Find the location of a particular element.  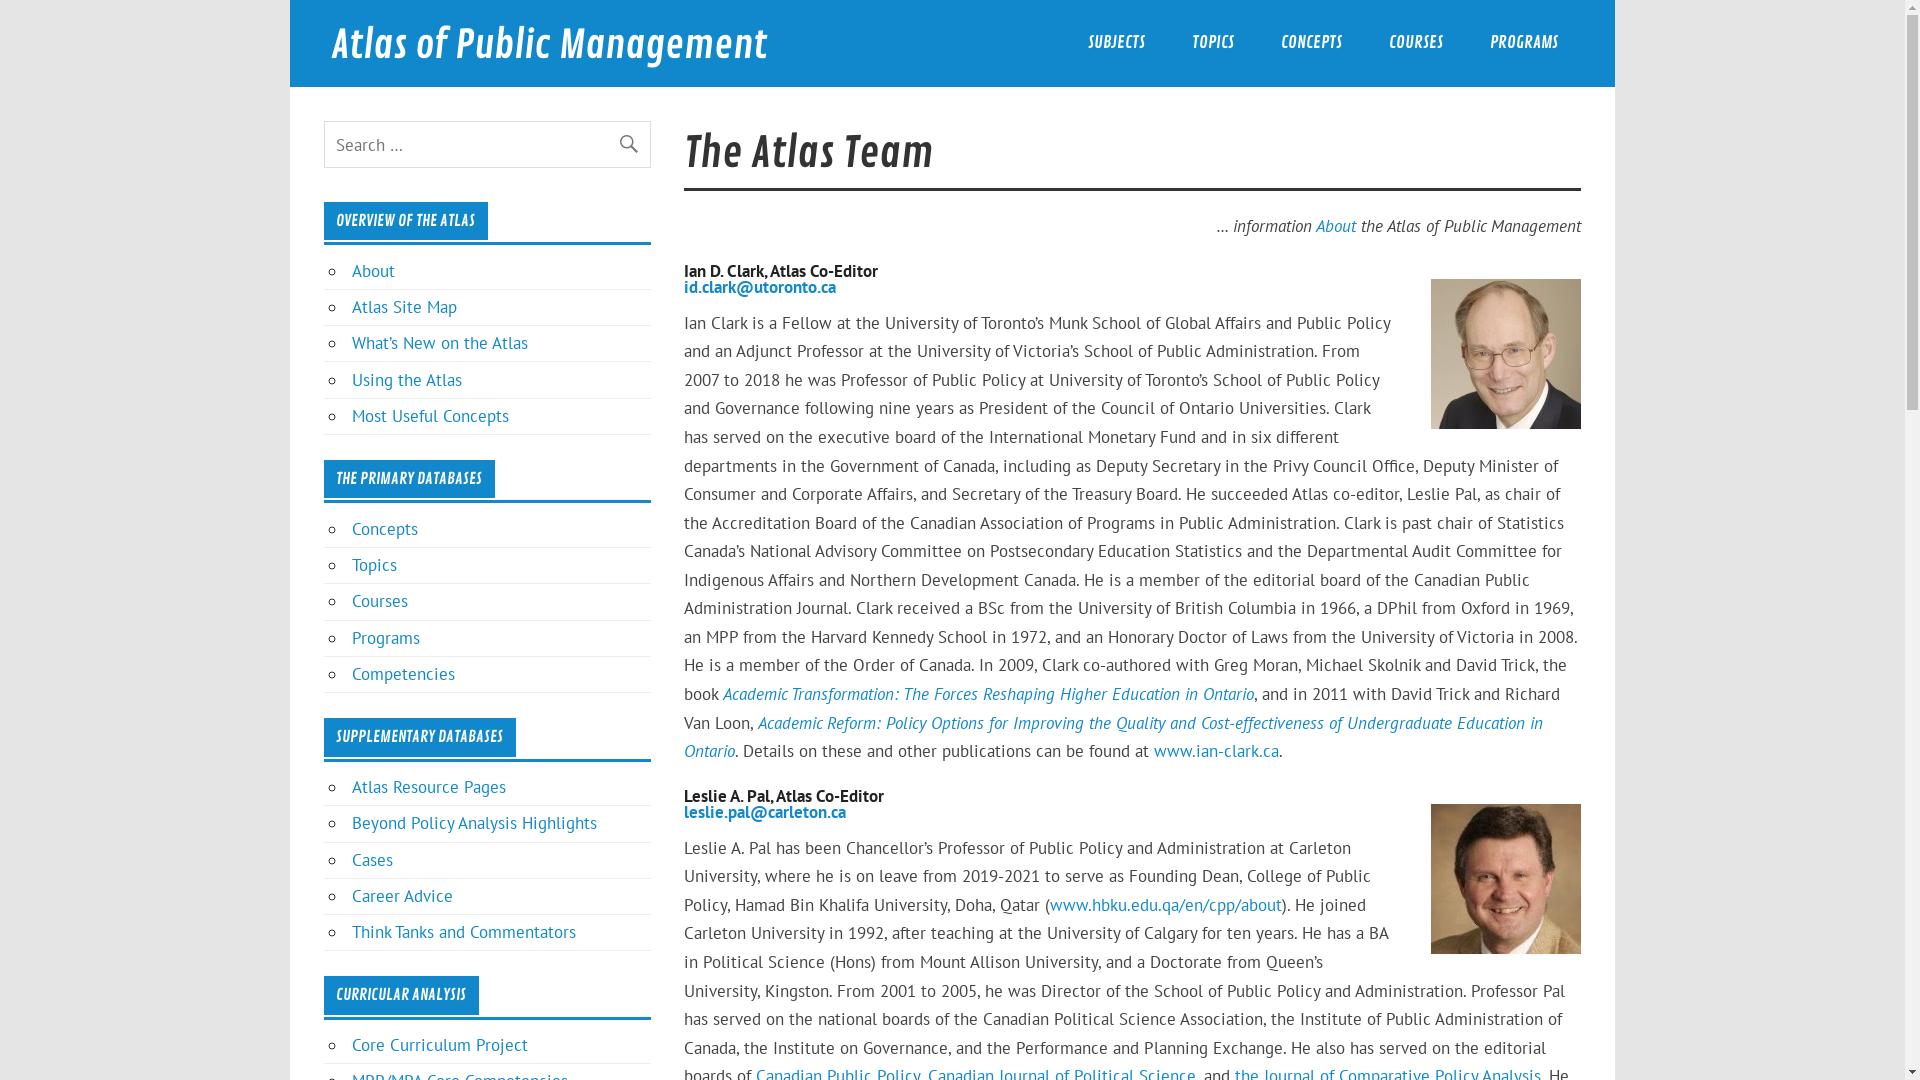

'Think Tanks and Commentators' is located at coordinates (463, 932).